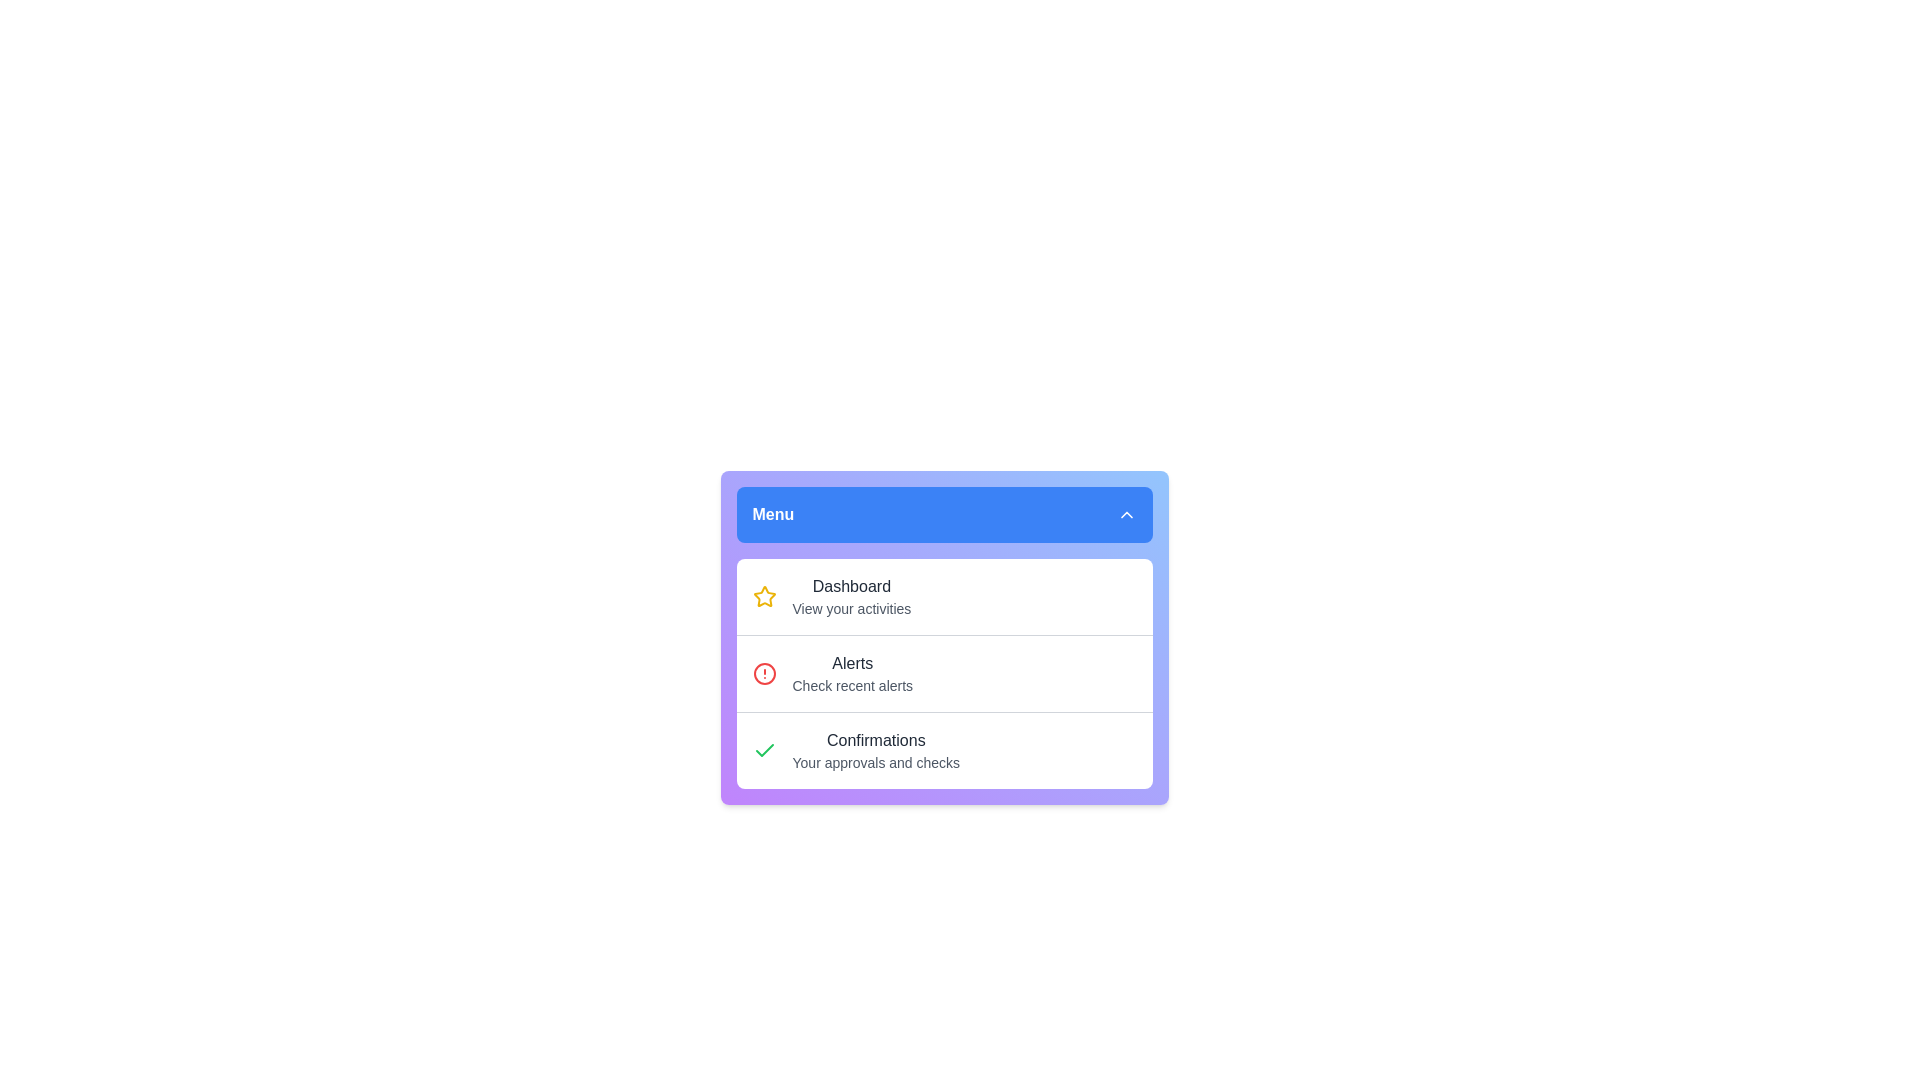 This screenshot has height=1080, width=1920. What do you see at coordinates (875, 751) in the screenshot?
I see `the List Item in the sidebar menu that represents user approvals and checks, identifiable by its green check icon and descriptive text` at bounding box center [875, 751].